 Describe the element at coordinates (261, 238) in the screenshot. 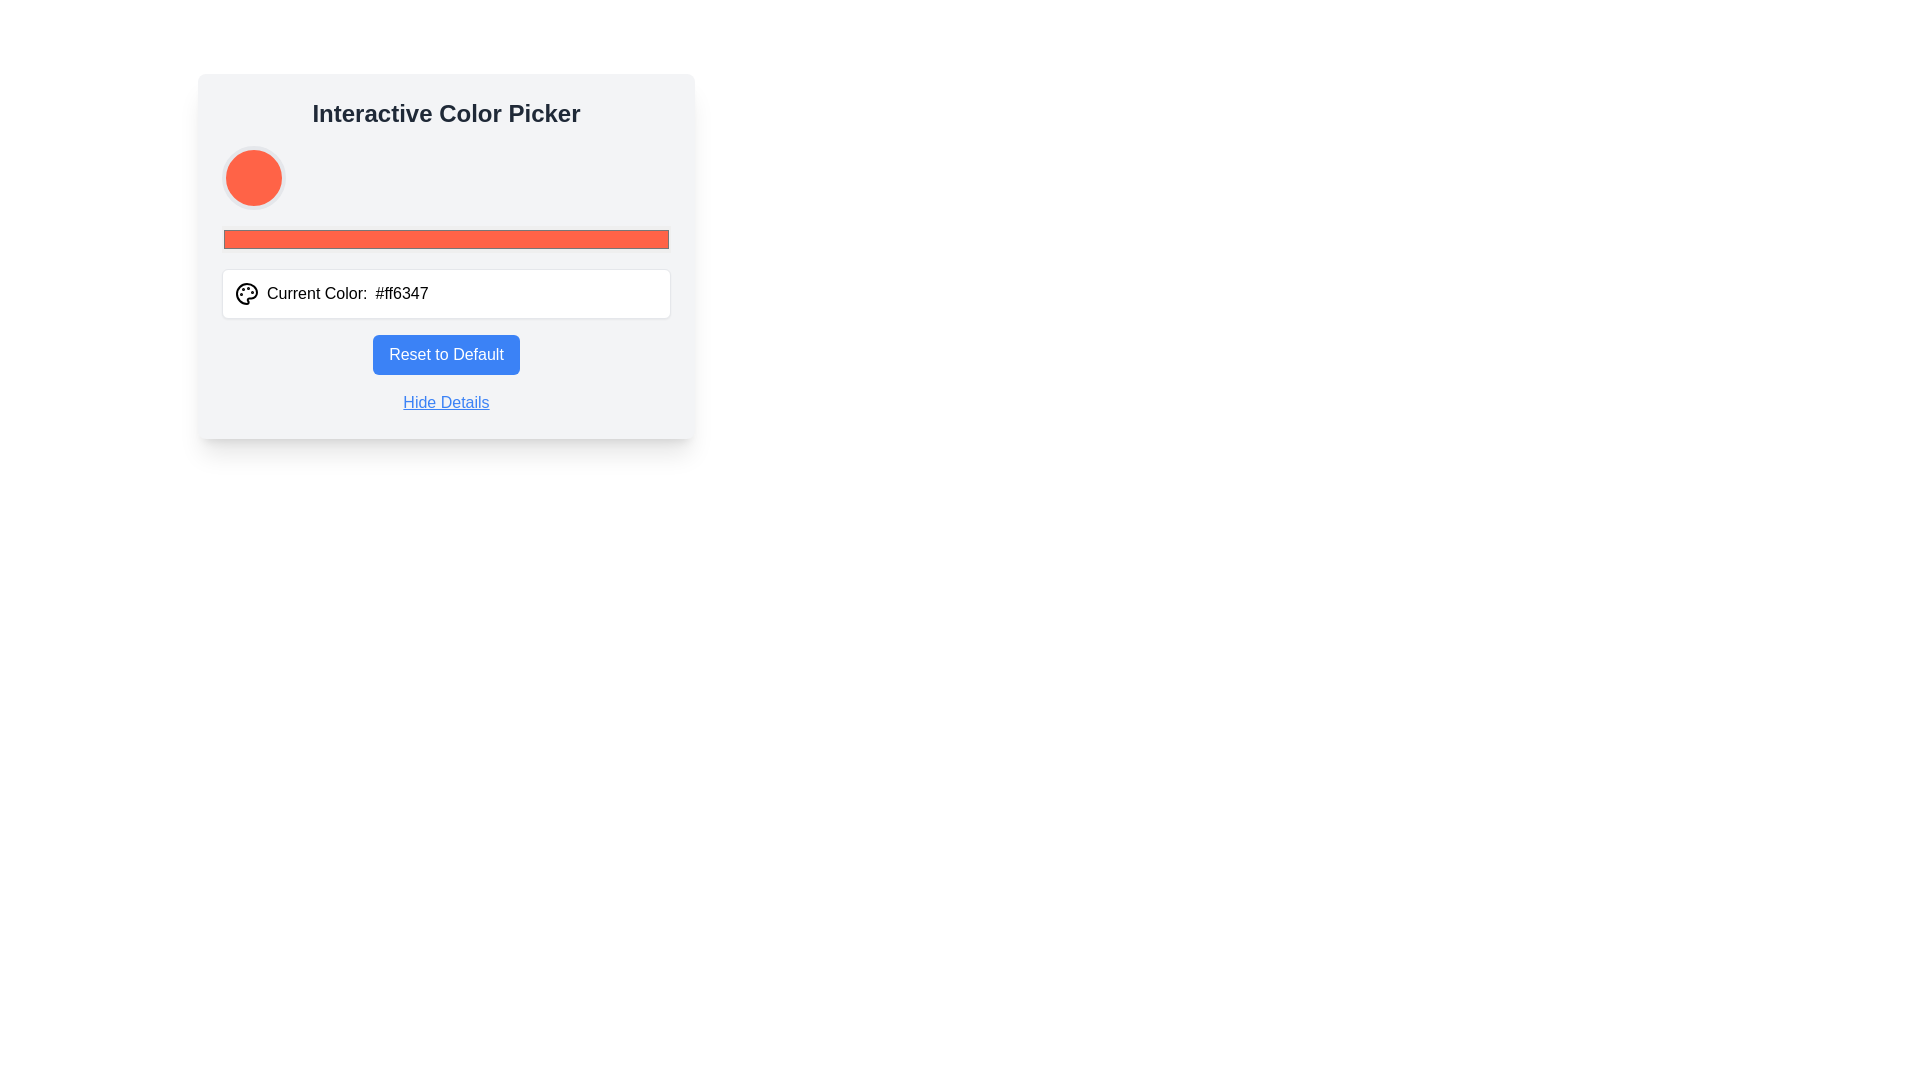

I see `the slider value` at that location.